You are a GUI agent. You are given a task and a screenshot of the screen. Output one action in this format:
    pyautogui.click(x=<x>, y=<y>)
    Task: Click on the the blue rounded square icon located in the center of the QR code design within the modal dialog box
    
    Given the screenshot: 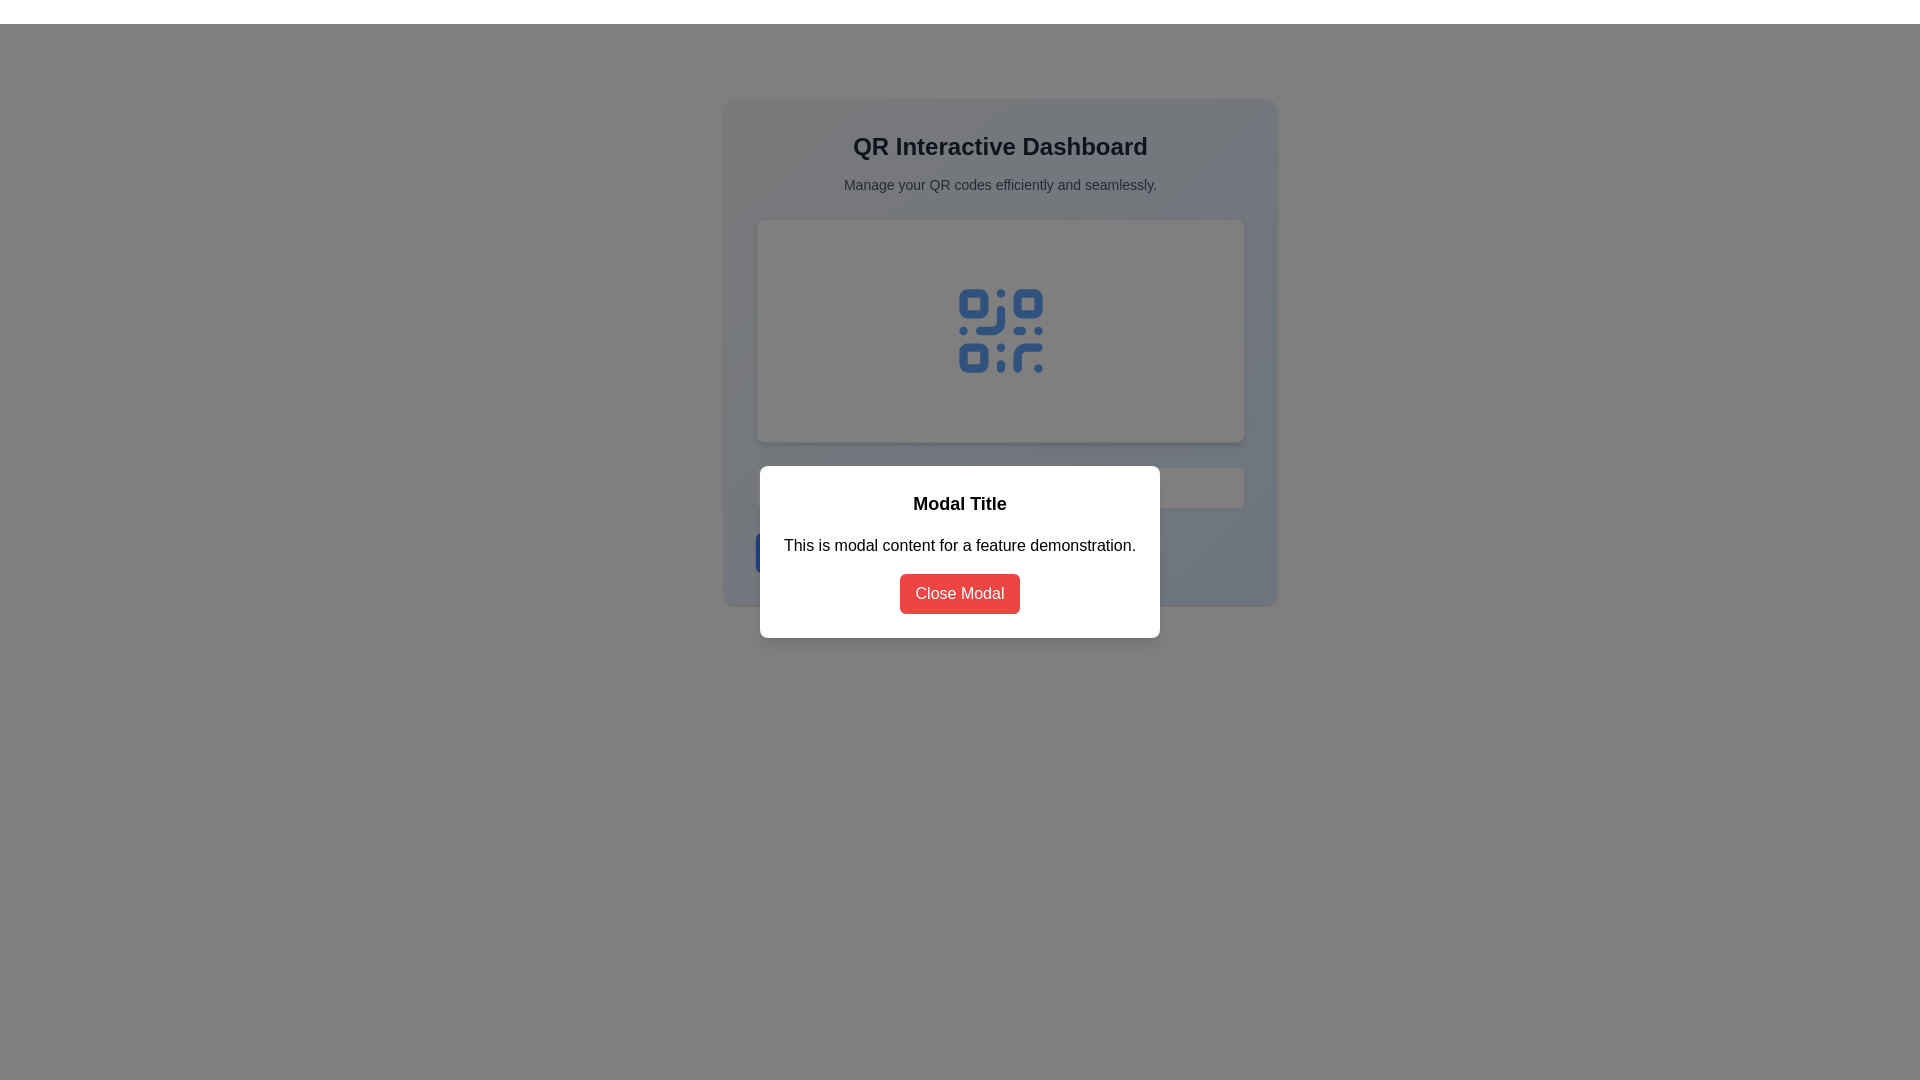 What is the action you would take?
    pyautogui.click(x=973, y=357)
    